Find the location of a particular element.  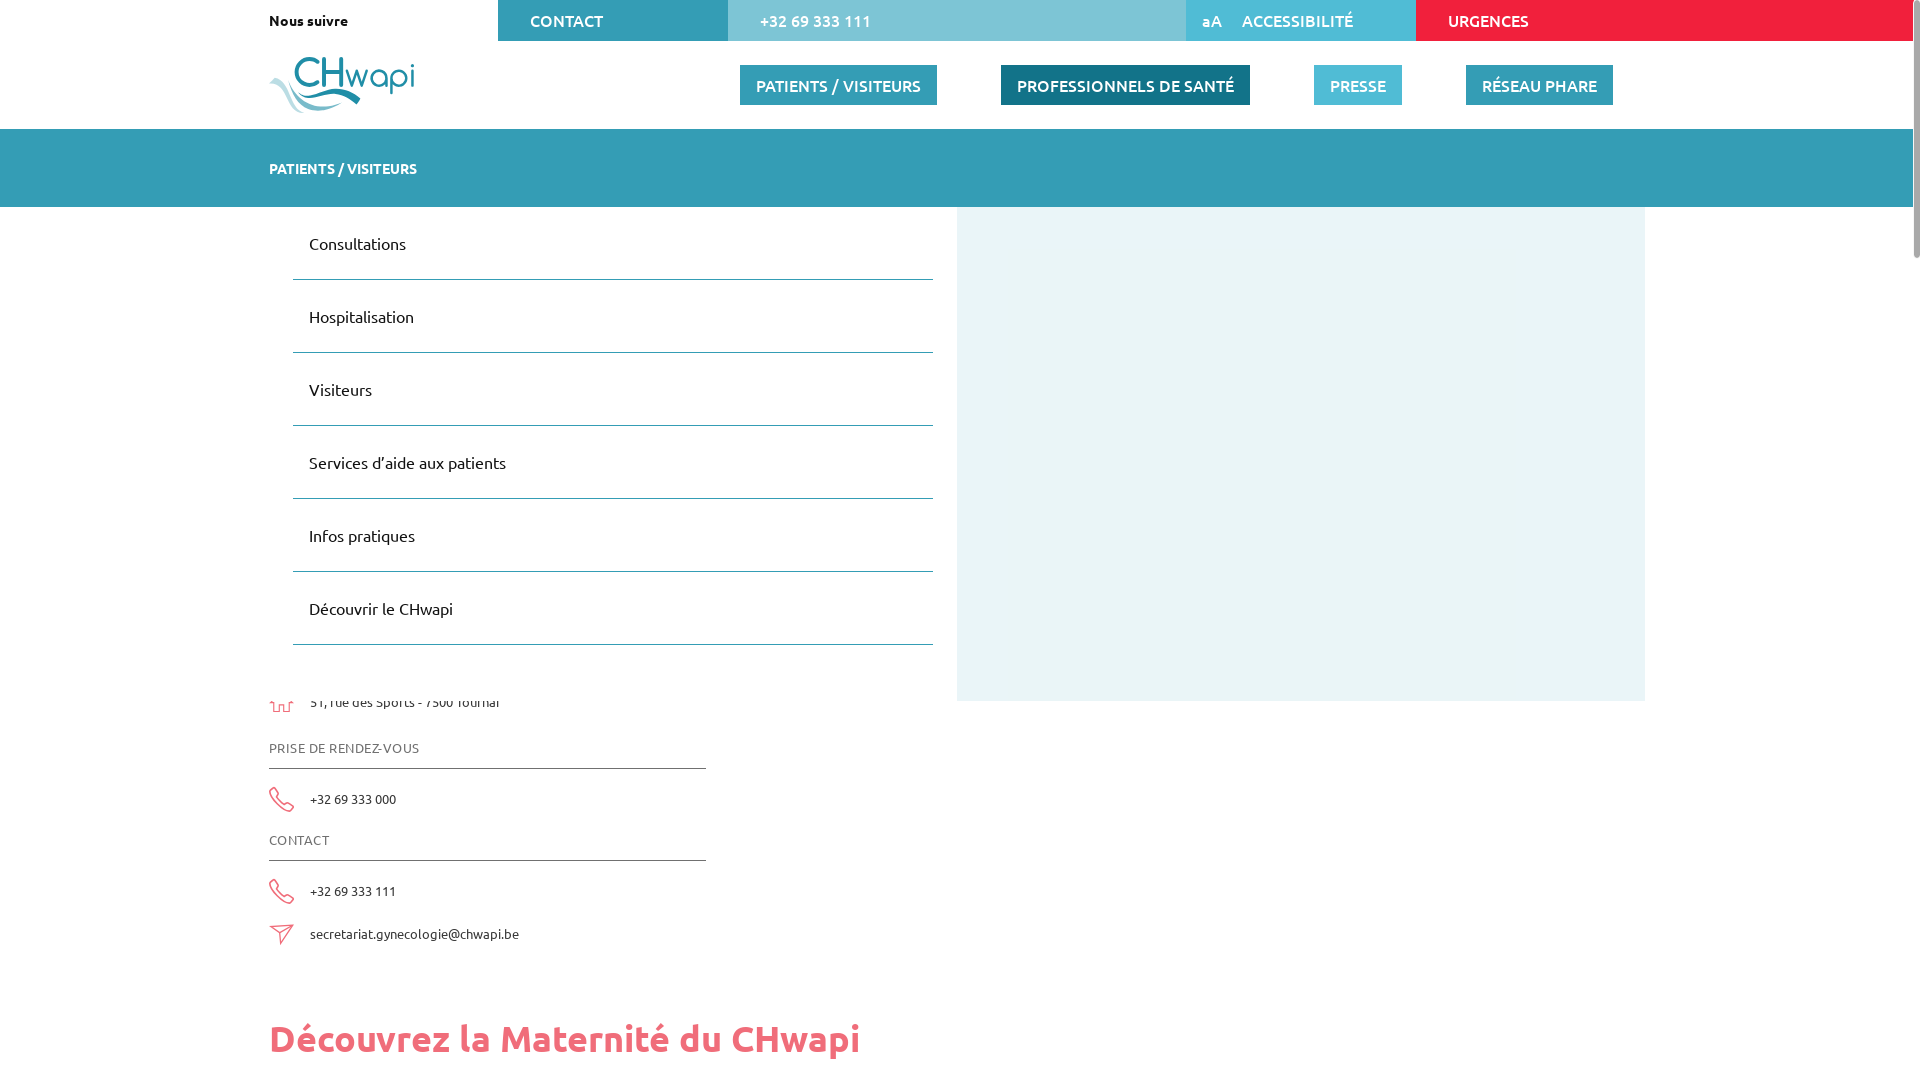

'PATIENTS / VISITEURS' is located at coordinates (838, 83).